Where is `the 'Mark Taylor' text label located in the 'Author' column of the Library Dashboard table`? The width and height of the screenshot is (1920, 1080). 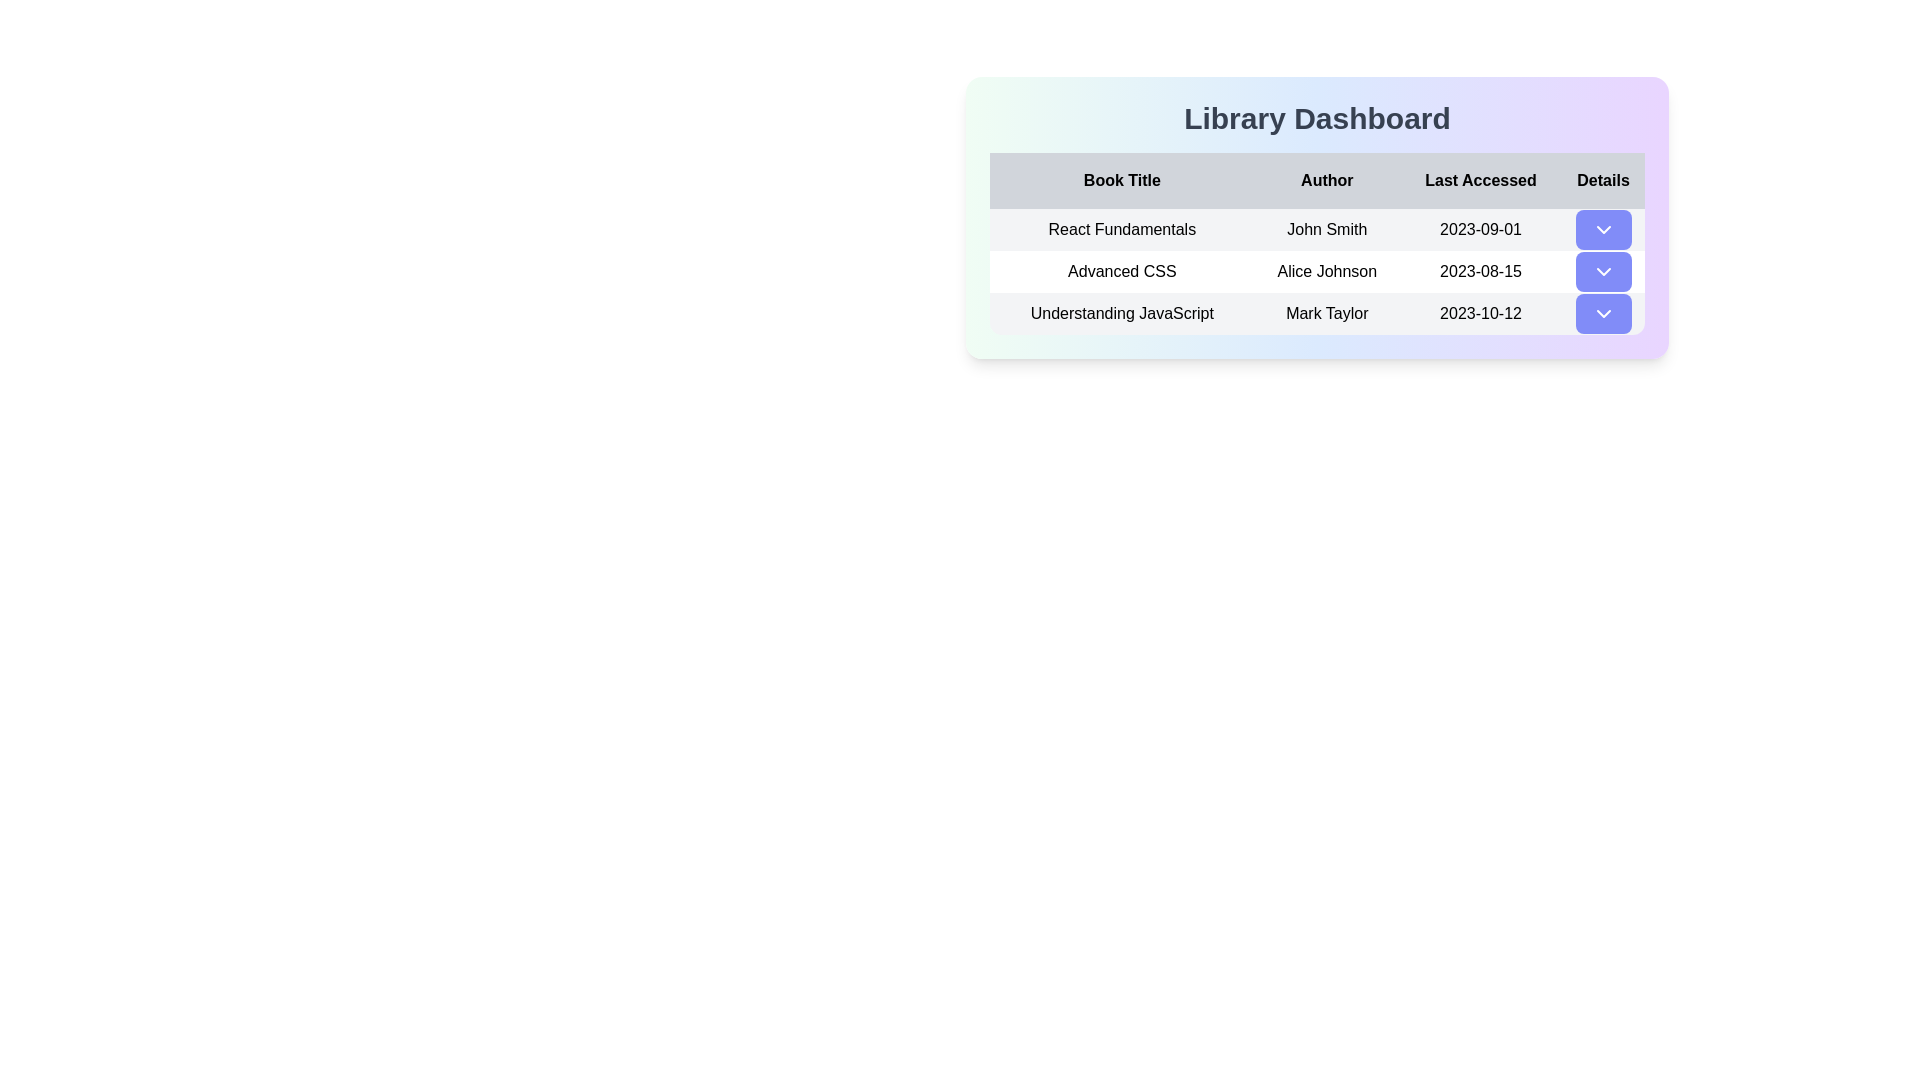
the 'Mark Taylor' text label located in the 'Author' column of the Library Dashboard table is located at coordinates (1327, 313).